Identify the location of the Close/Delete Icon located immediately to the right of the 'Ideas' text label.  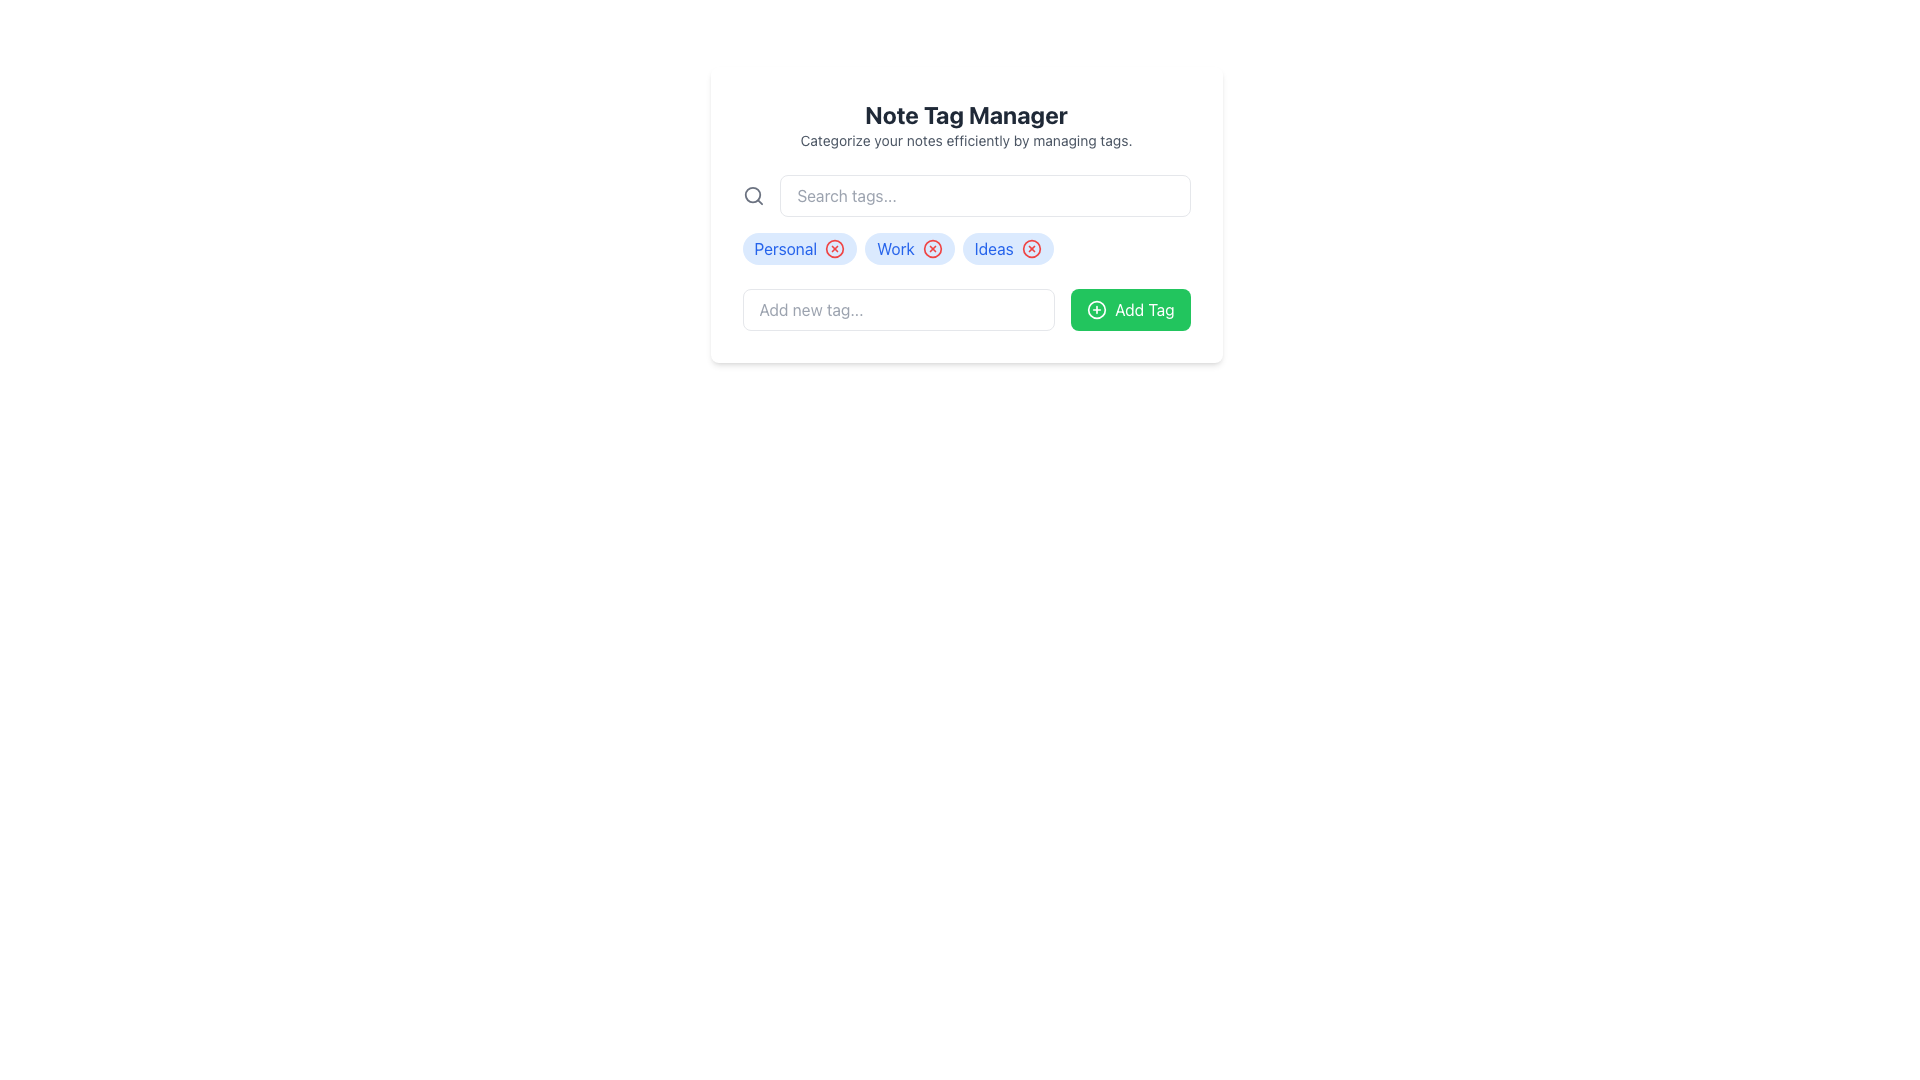
(1031, 248).